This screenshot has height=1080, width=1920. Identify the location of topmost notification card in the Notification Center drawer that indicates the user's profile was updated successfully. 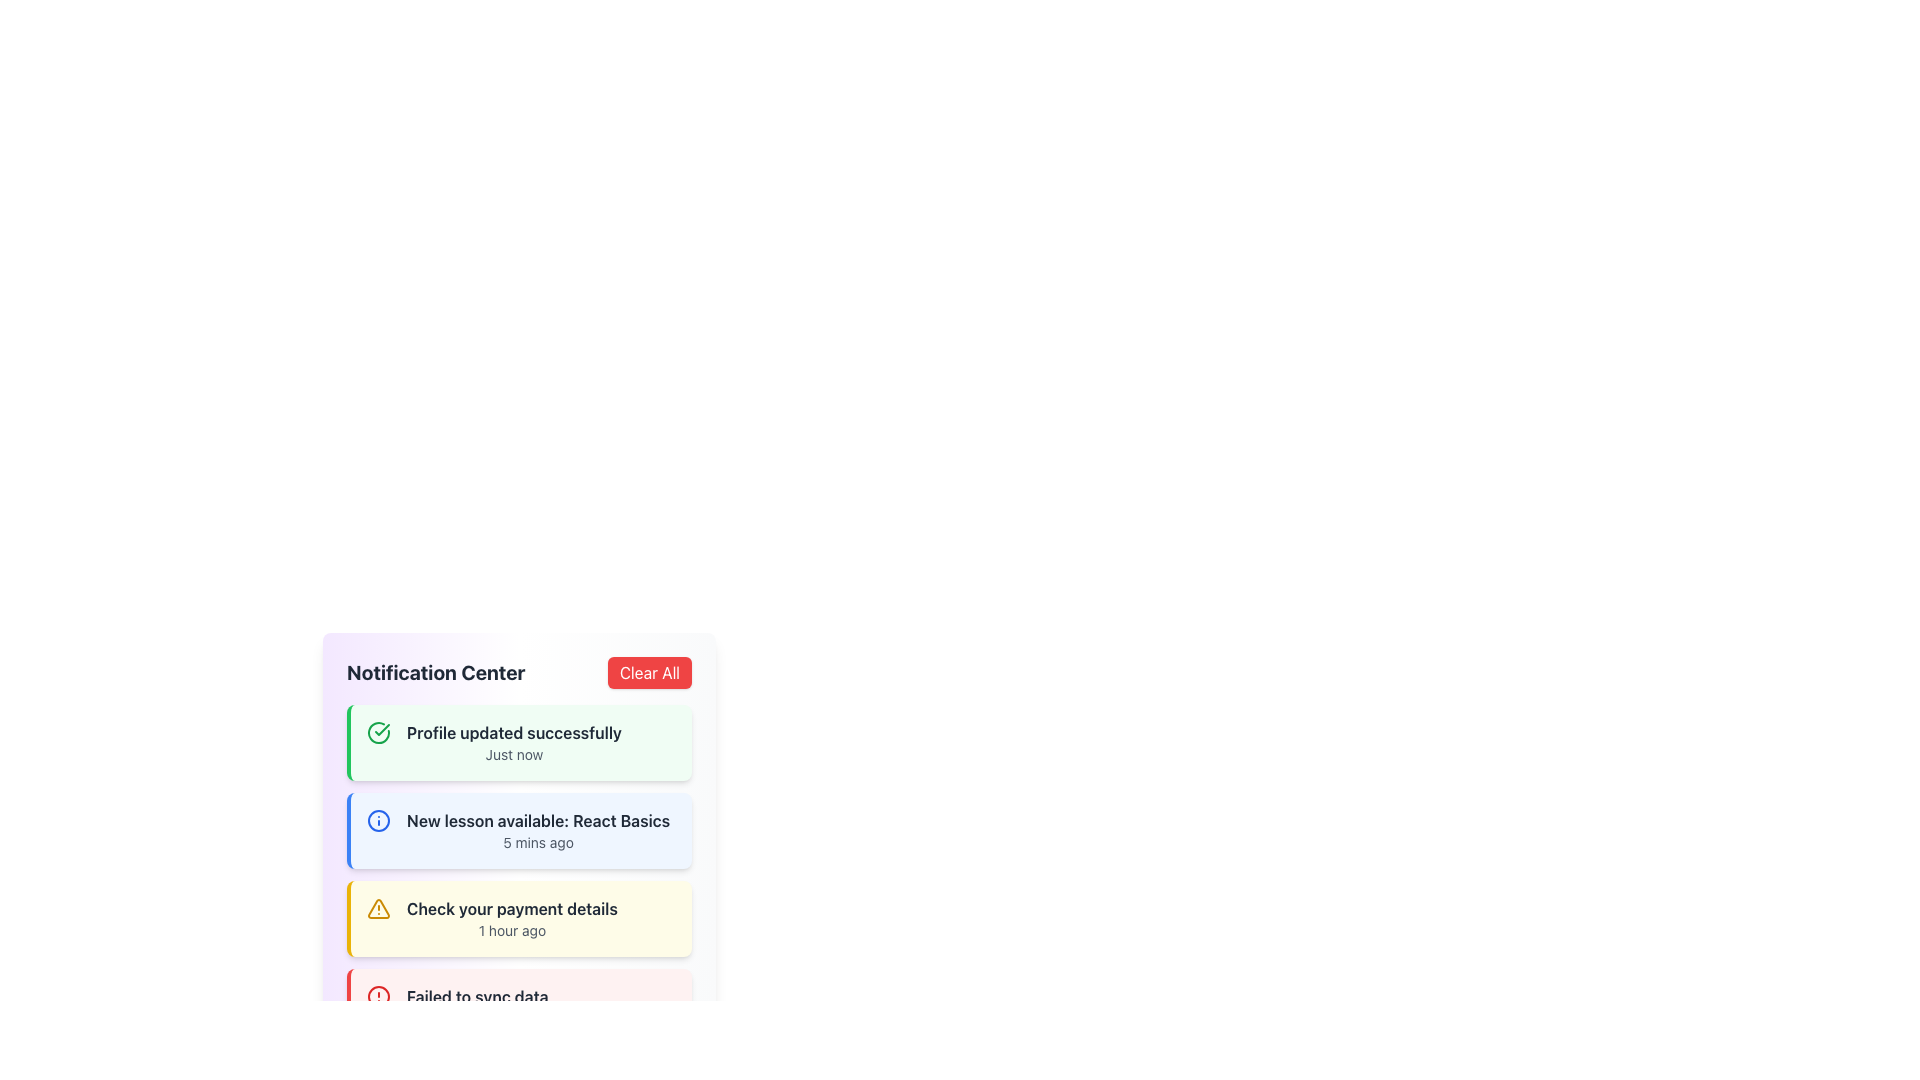
(519, 743).